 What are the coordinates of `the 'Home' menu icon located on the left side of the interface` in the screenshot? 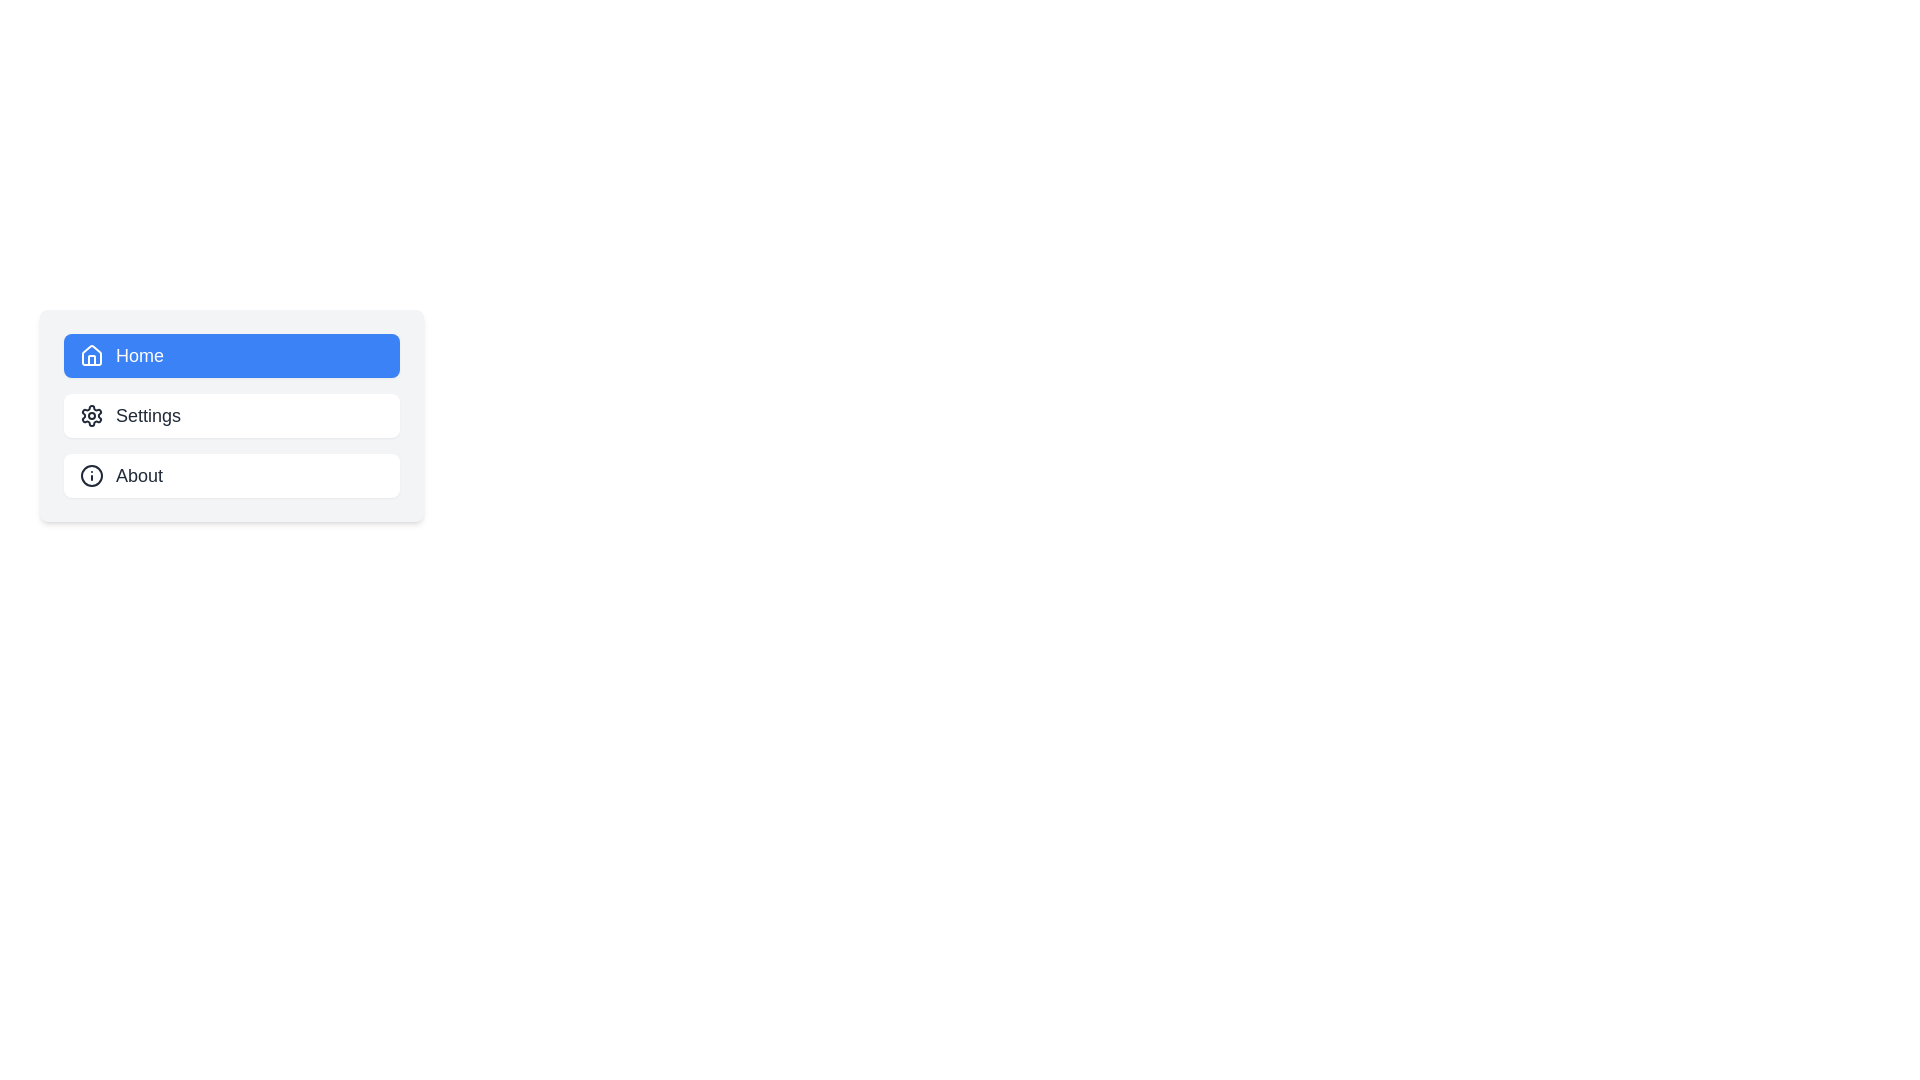 It's located at (90, 354).